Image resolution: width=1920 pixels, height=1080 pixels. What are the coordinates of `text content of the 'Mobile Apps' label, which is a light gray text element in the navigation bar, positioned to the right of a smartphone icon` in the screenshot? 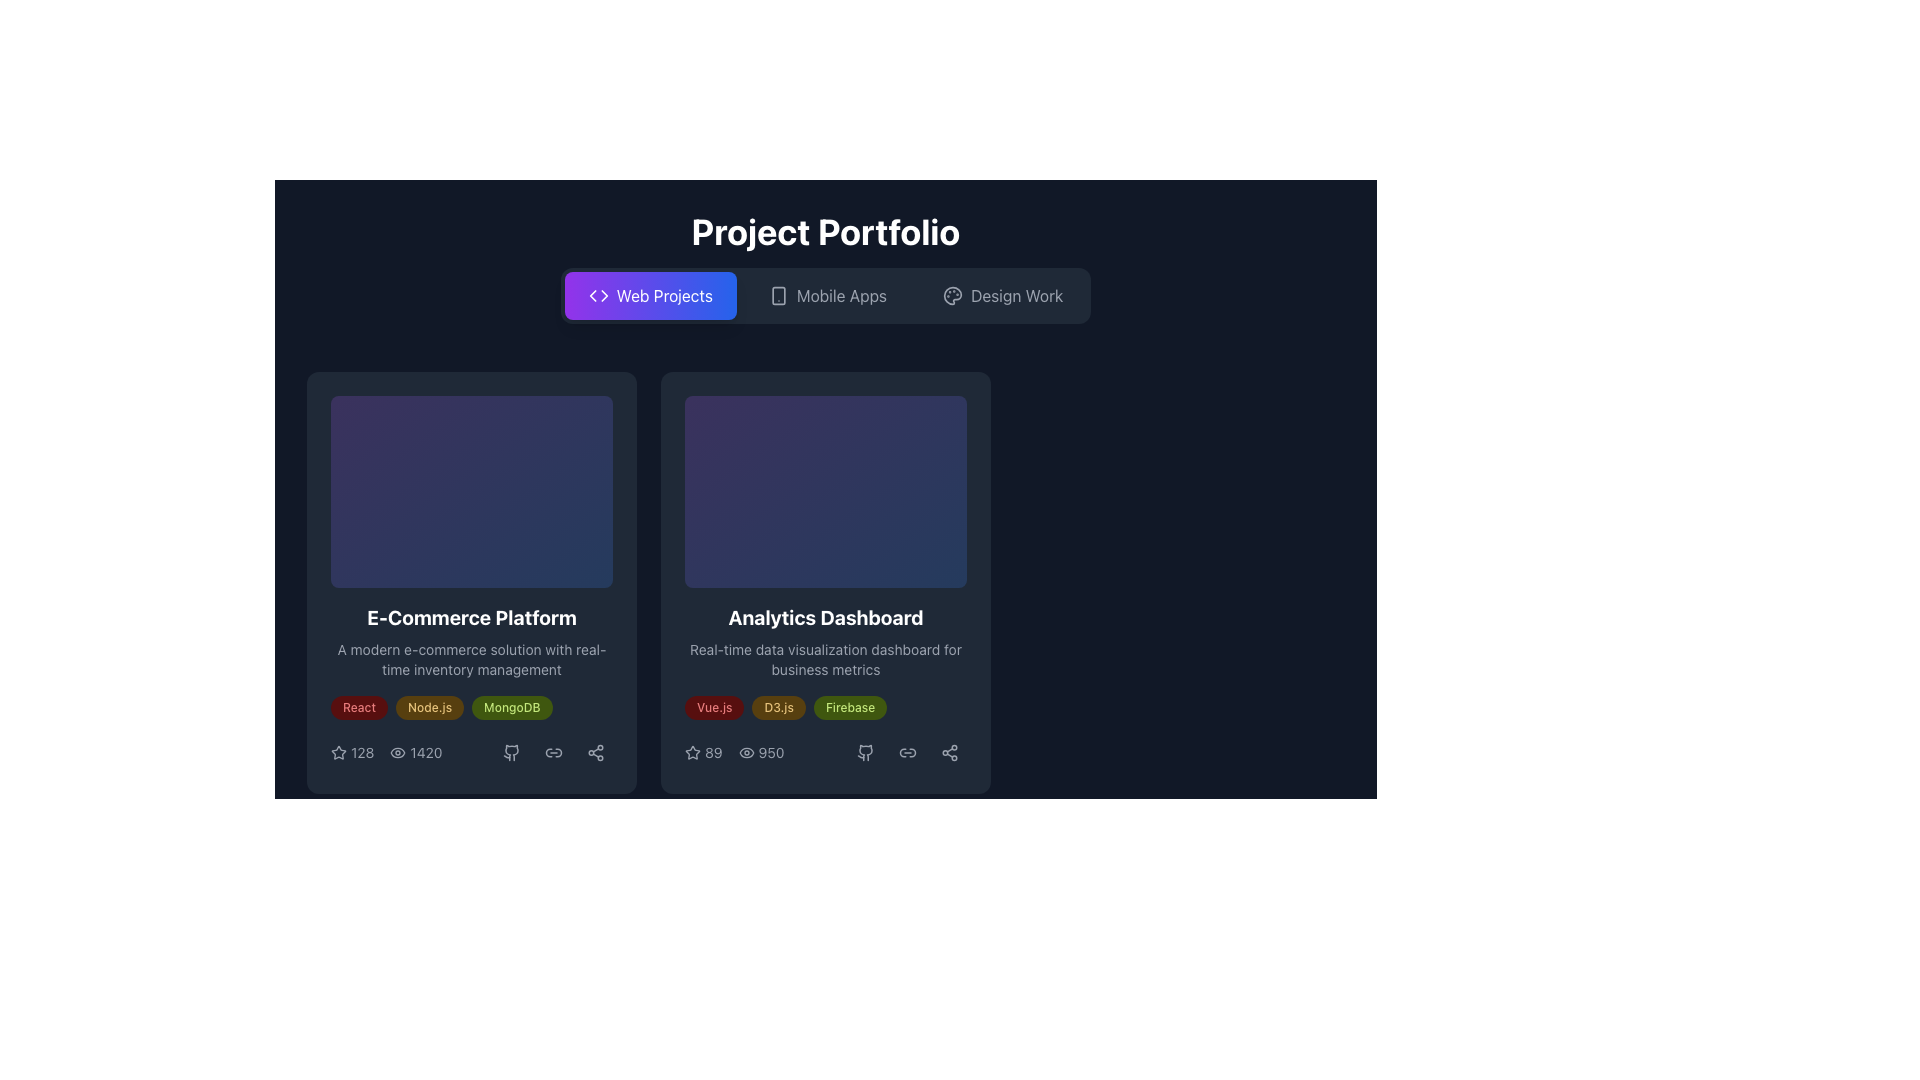 It's located at (841, 296).